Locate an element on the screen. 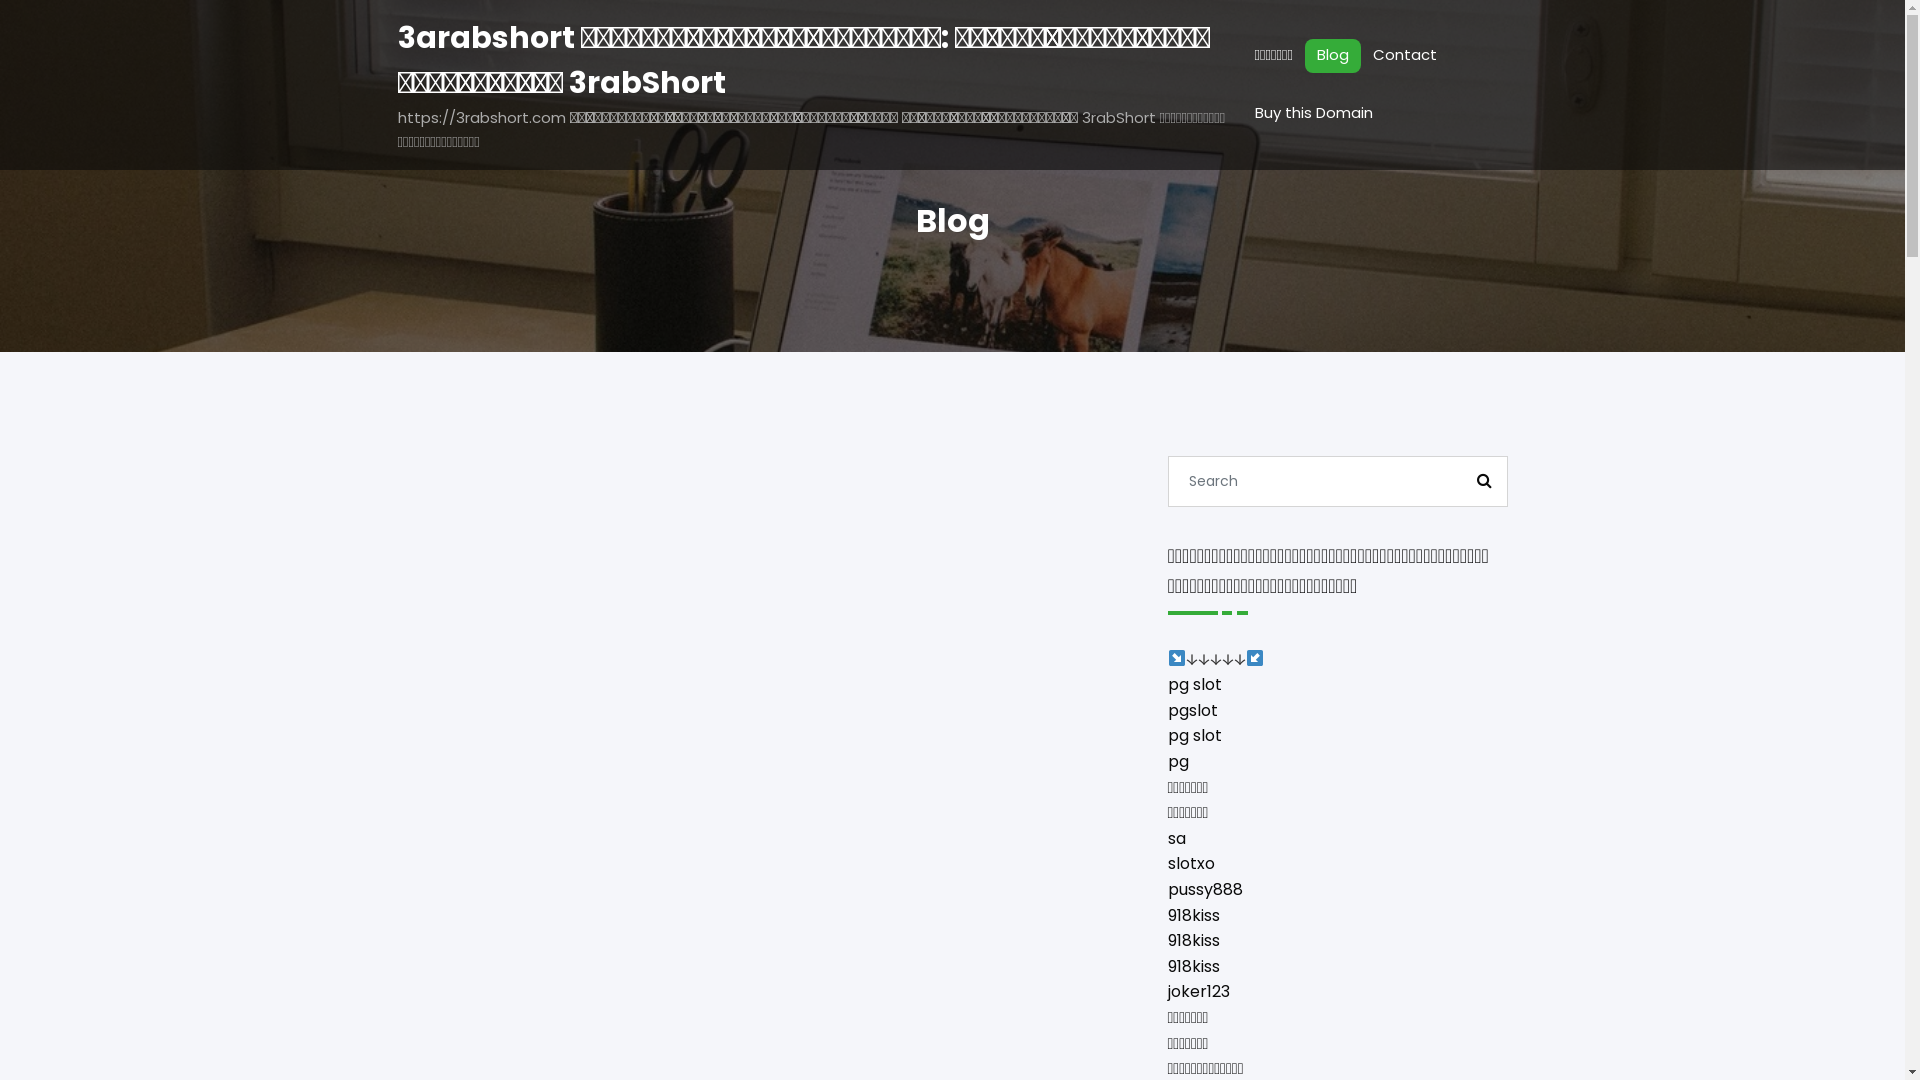 The image size is (1920, 1080). 'pg' is located at coordinates (1167, 761).